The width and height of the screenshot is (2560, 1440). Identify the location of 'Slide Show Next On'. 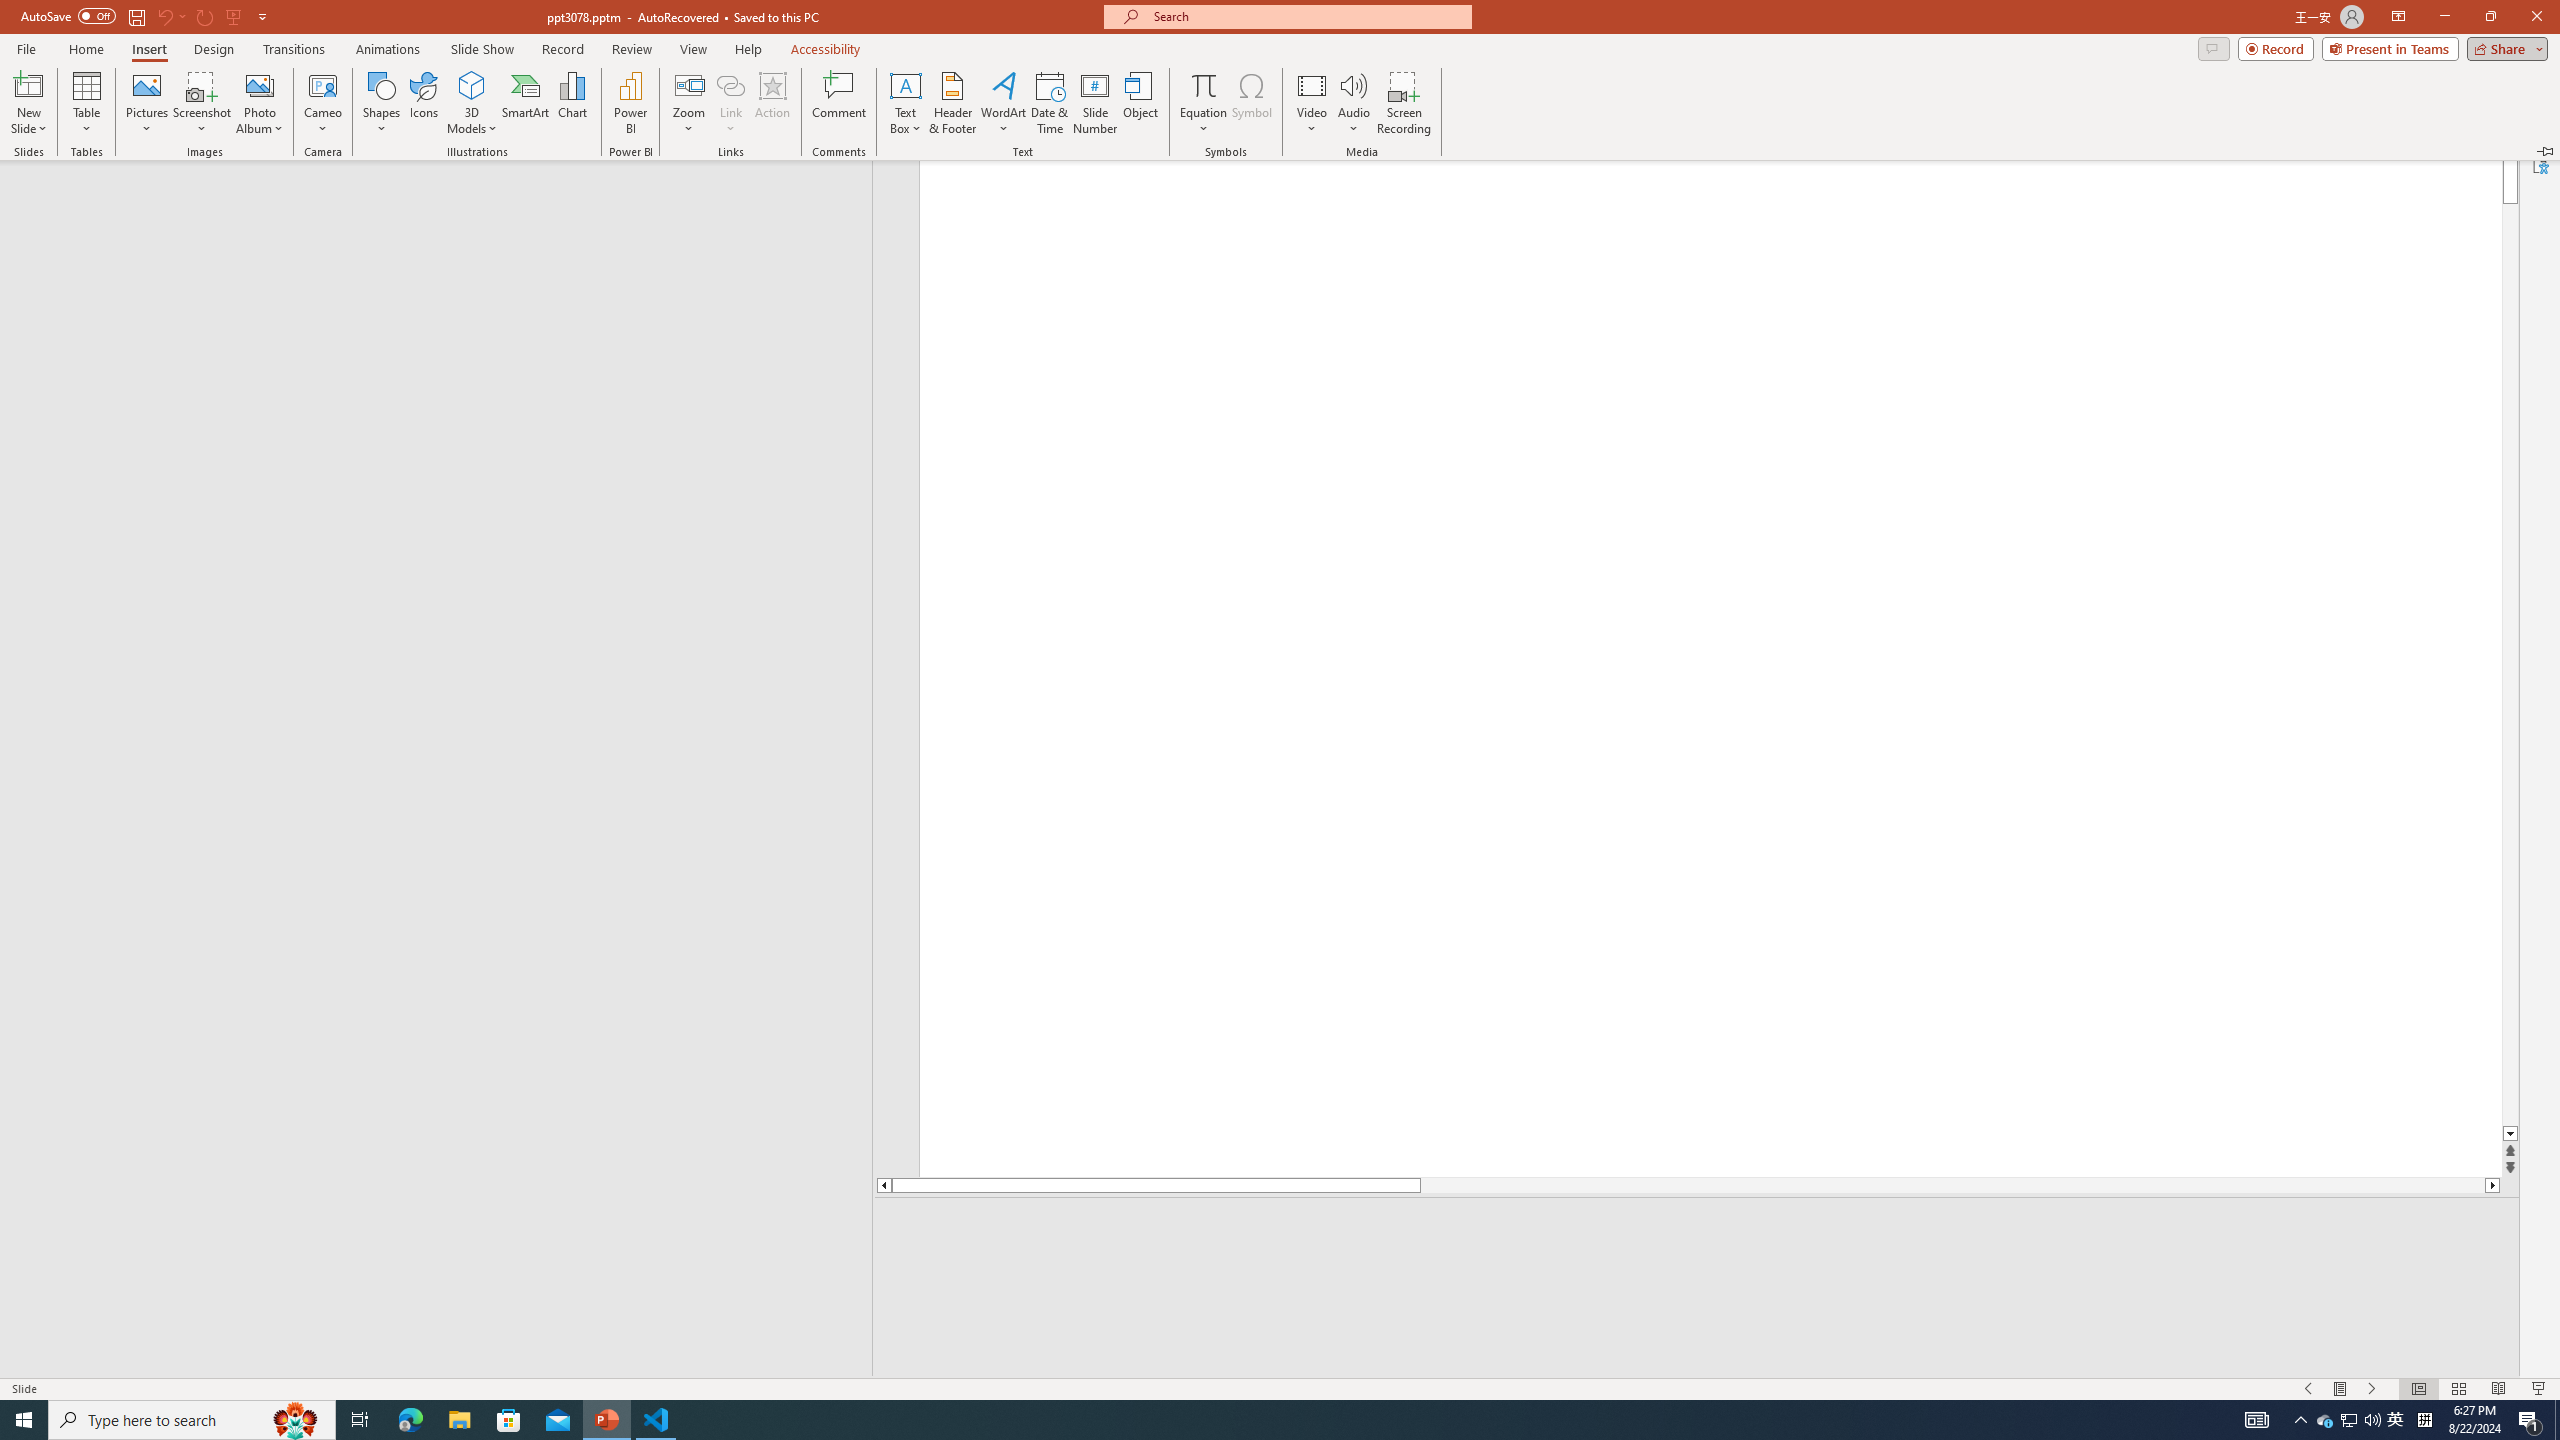
(2372, 1389).